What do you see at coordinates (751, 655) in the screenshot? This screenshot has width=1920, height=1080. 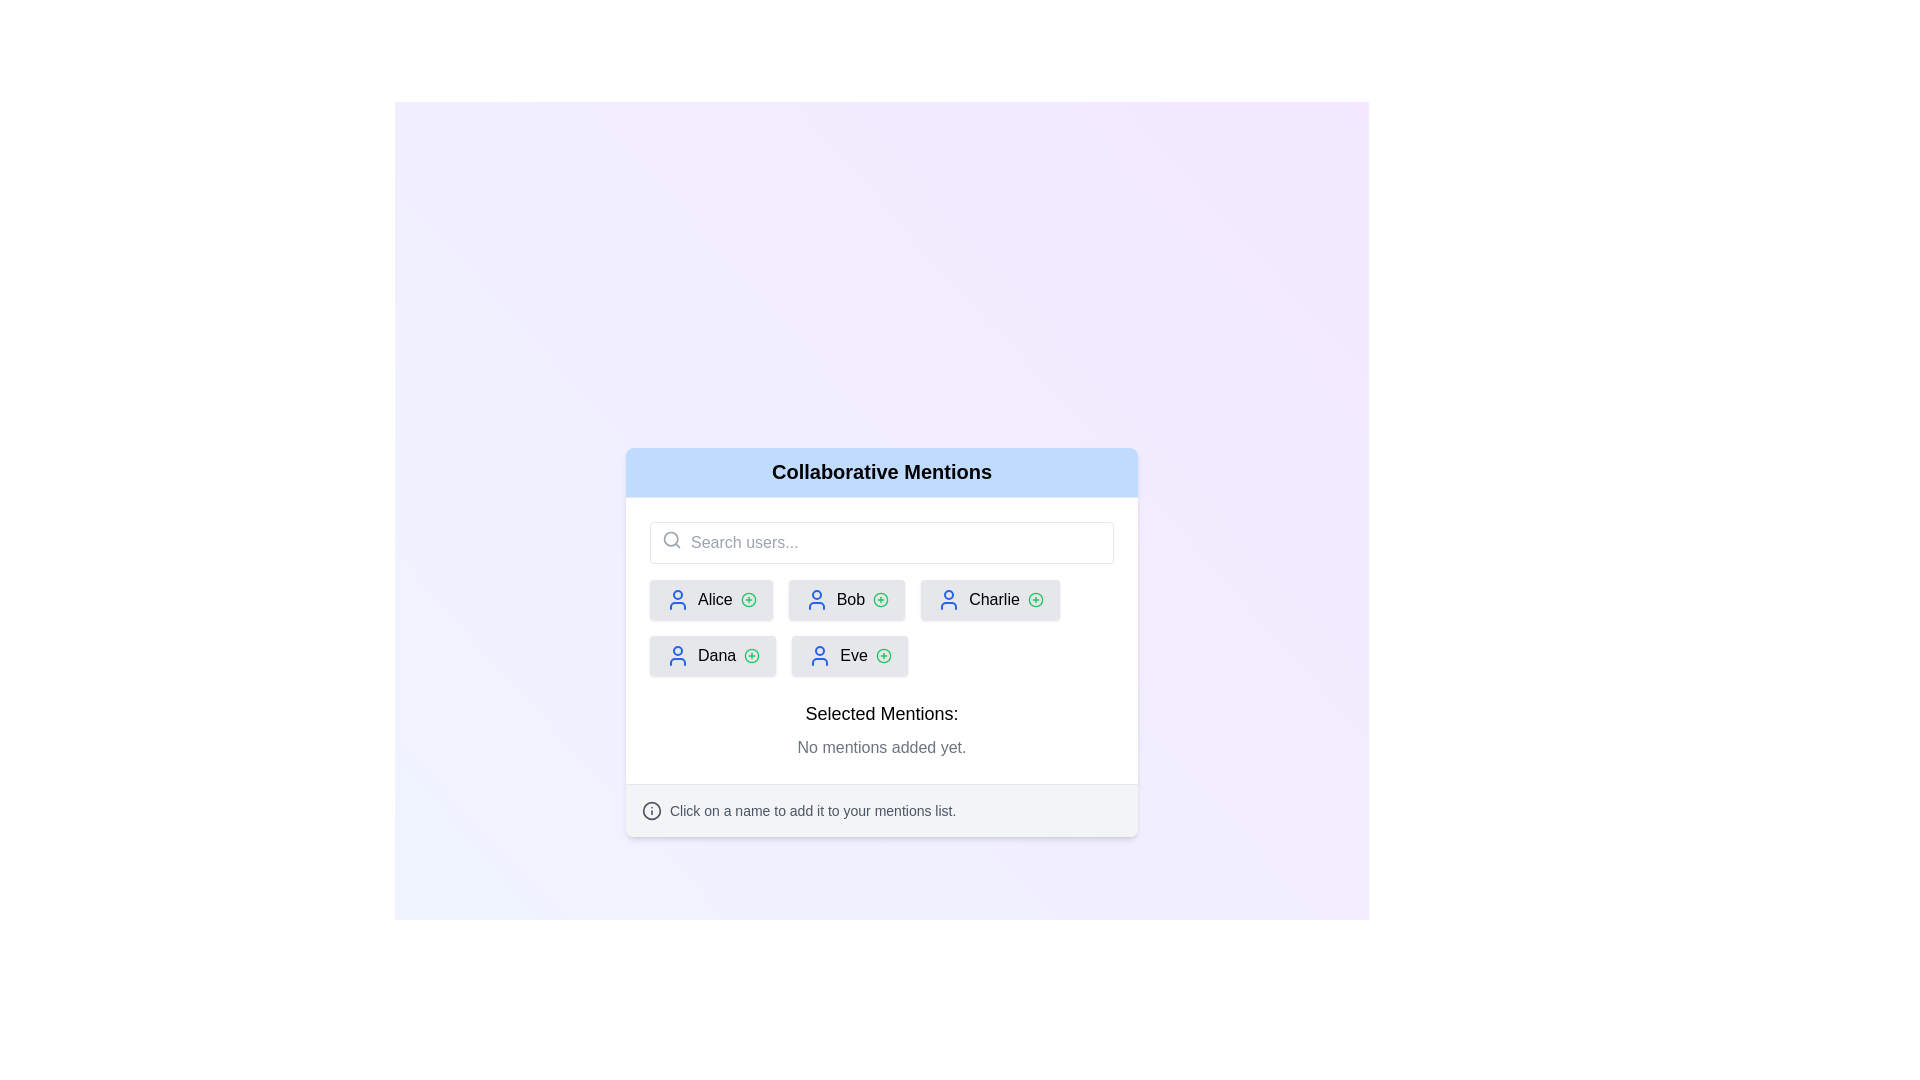 I see `the circular '+' icon with a green border located next to the word 'Dana' in the button-like box under the 'Collaborative Mentions' heading` at bounding box center [751, 655].